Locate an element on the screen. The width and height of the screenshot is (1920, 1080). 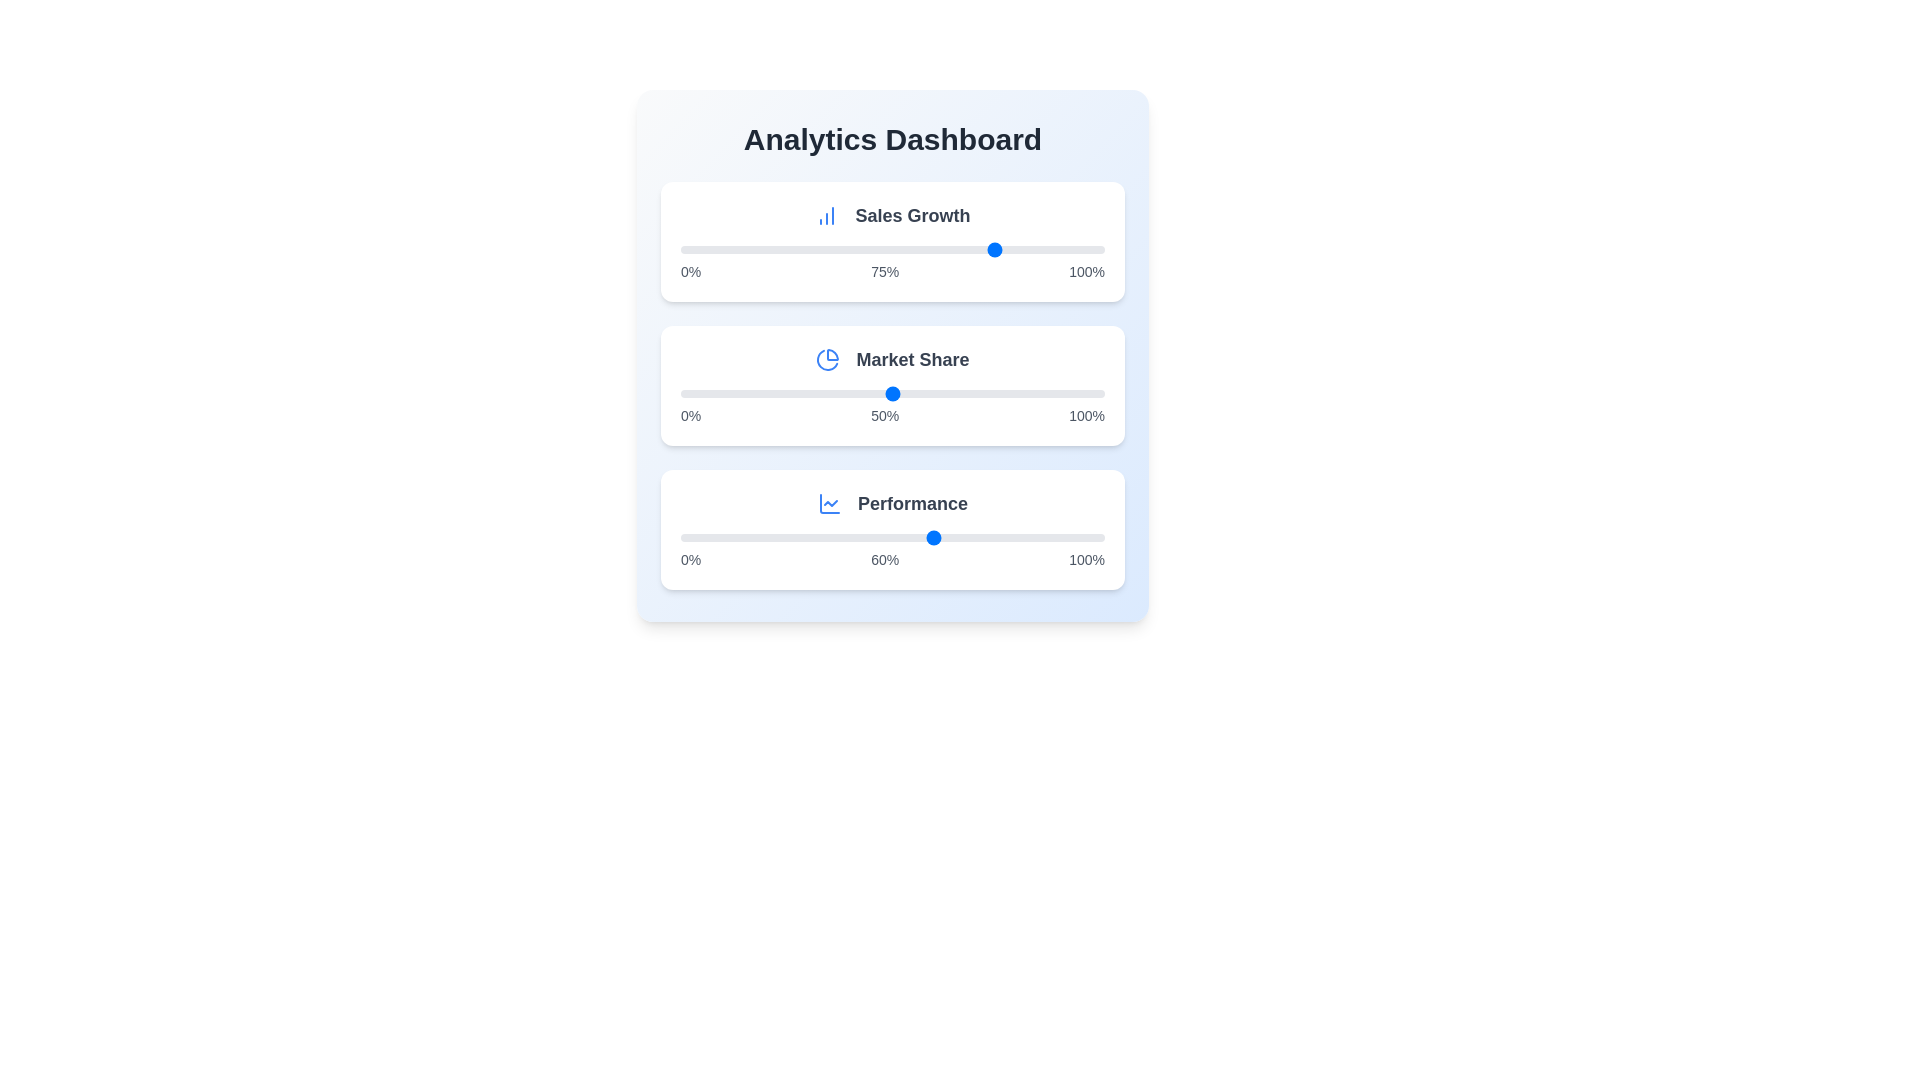
the 'Sales Growth' slider to 72% is located at coordinates (986, 249).